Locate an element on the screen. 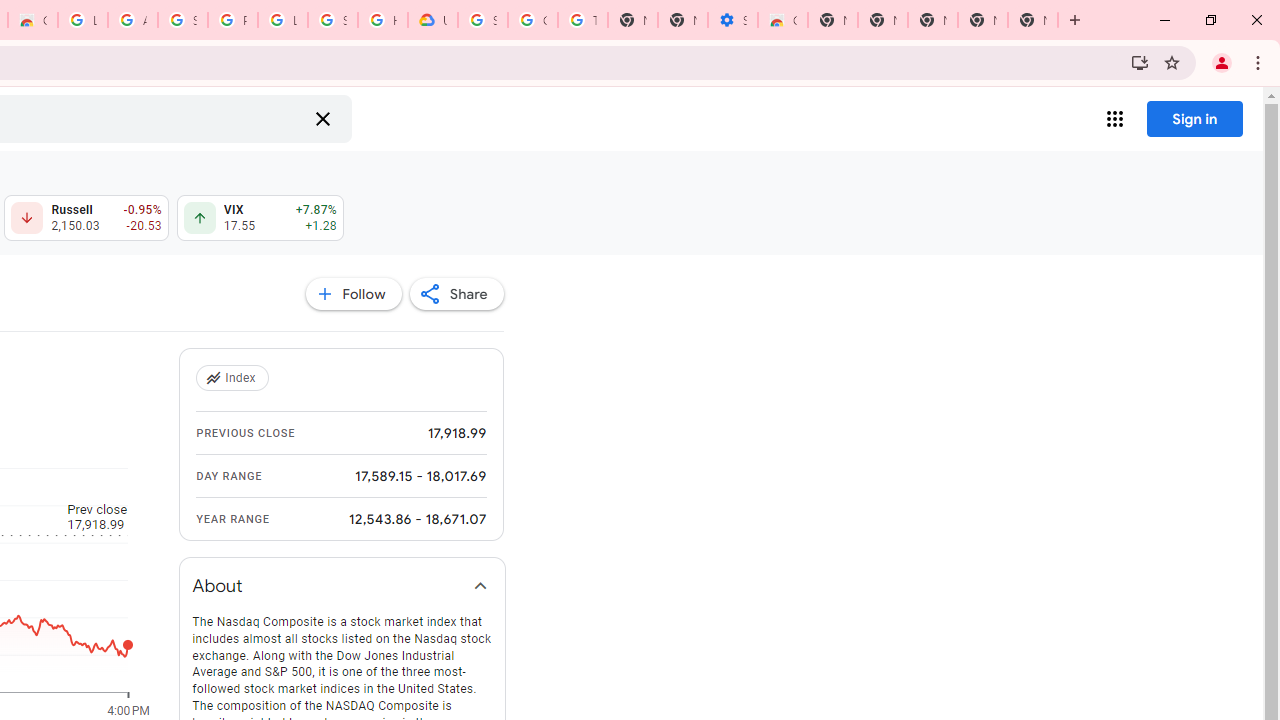 The width and height of the screenshot is (1280, 720). 'VIX 17.55 Up by 7.87% +1.28' is located at coordinates (259, 218).